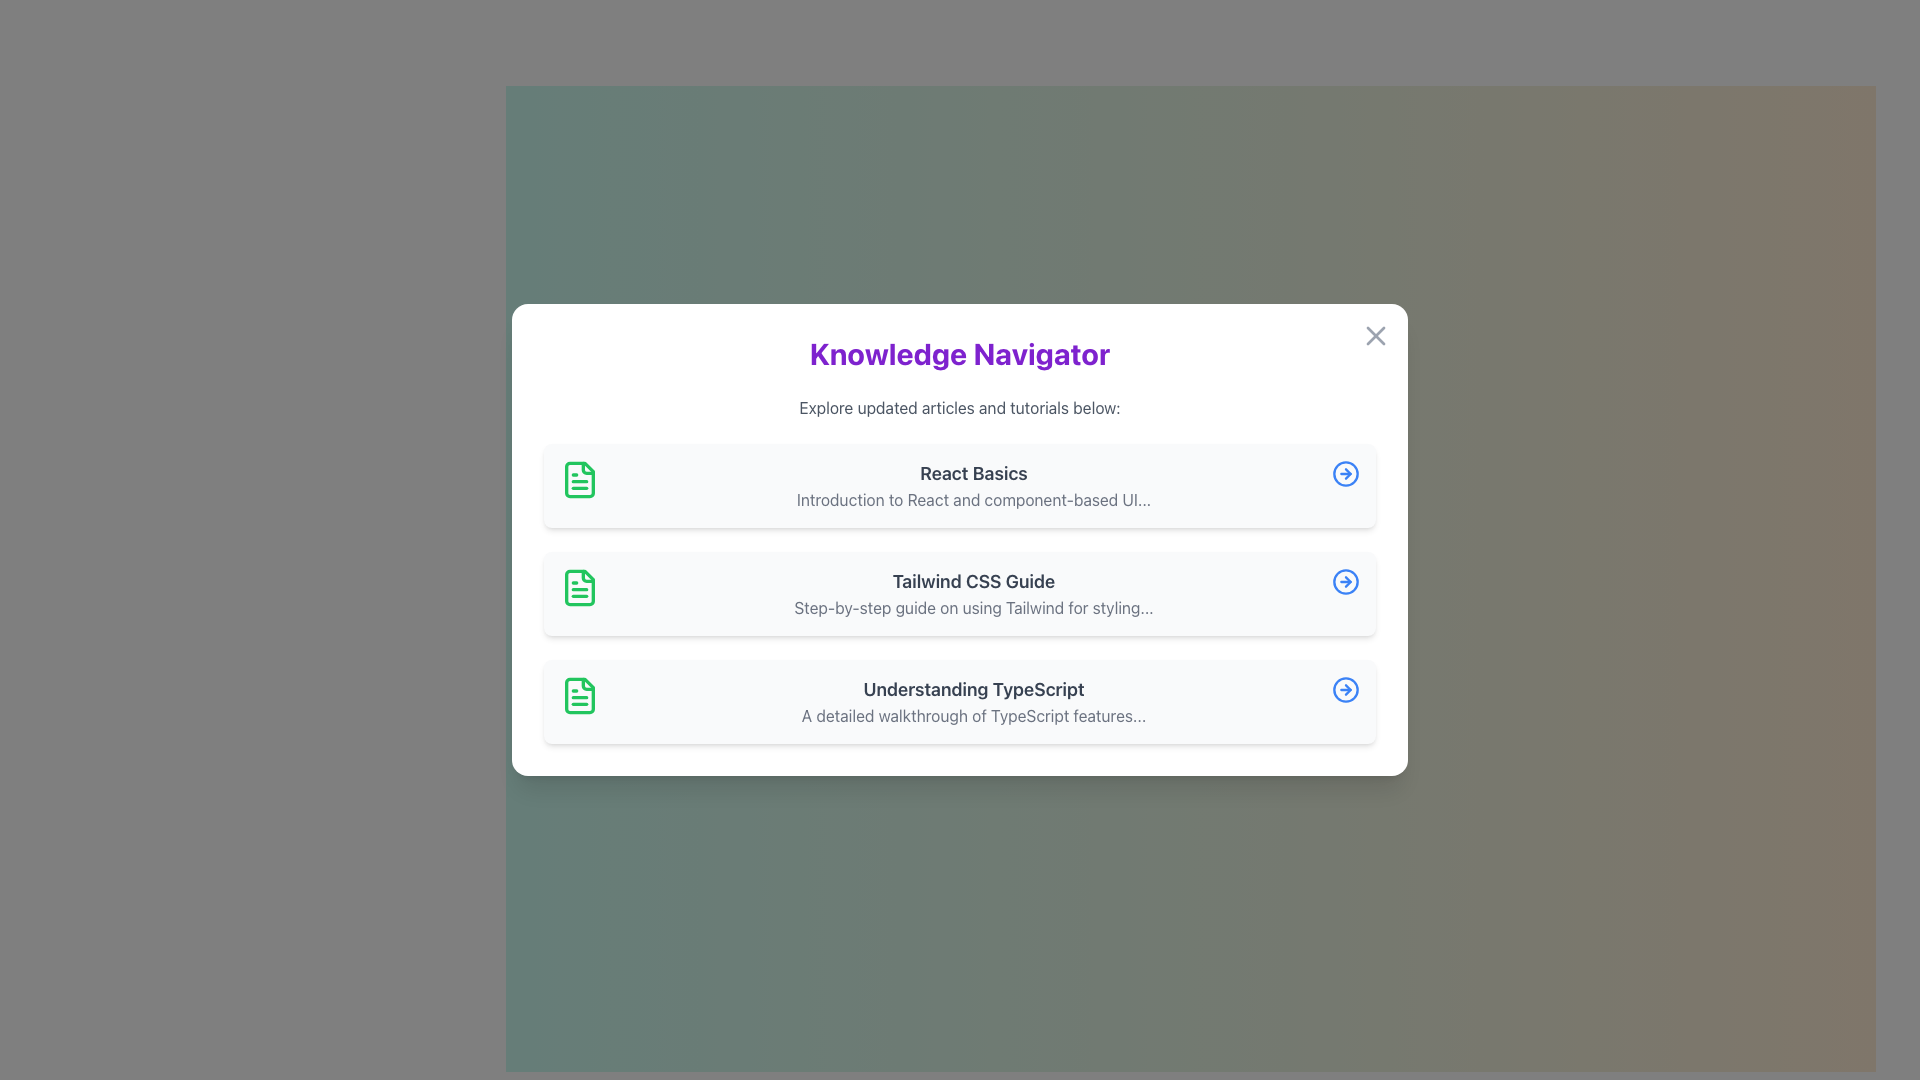  Describe the element at coordinates (960, 486) in the screenshot. I see `the 'React Basics' Navigation Card located in the 'Knowledge Navigator' modal` at that location.